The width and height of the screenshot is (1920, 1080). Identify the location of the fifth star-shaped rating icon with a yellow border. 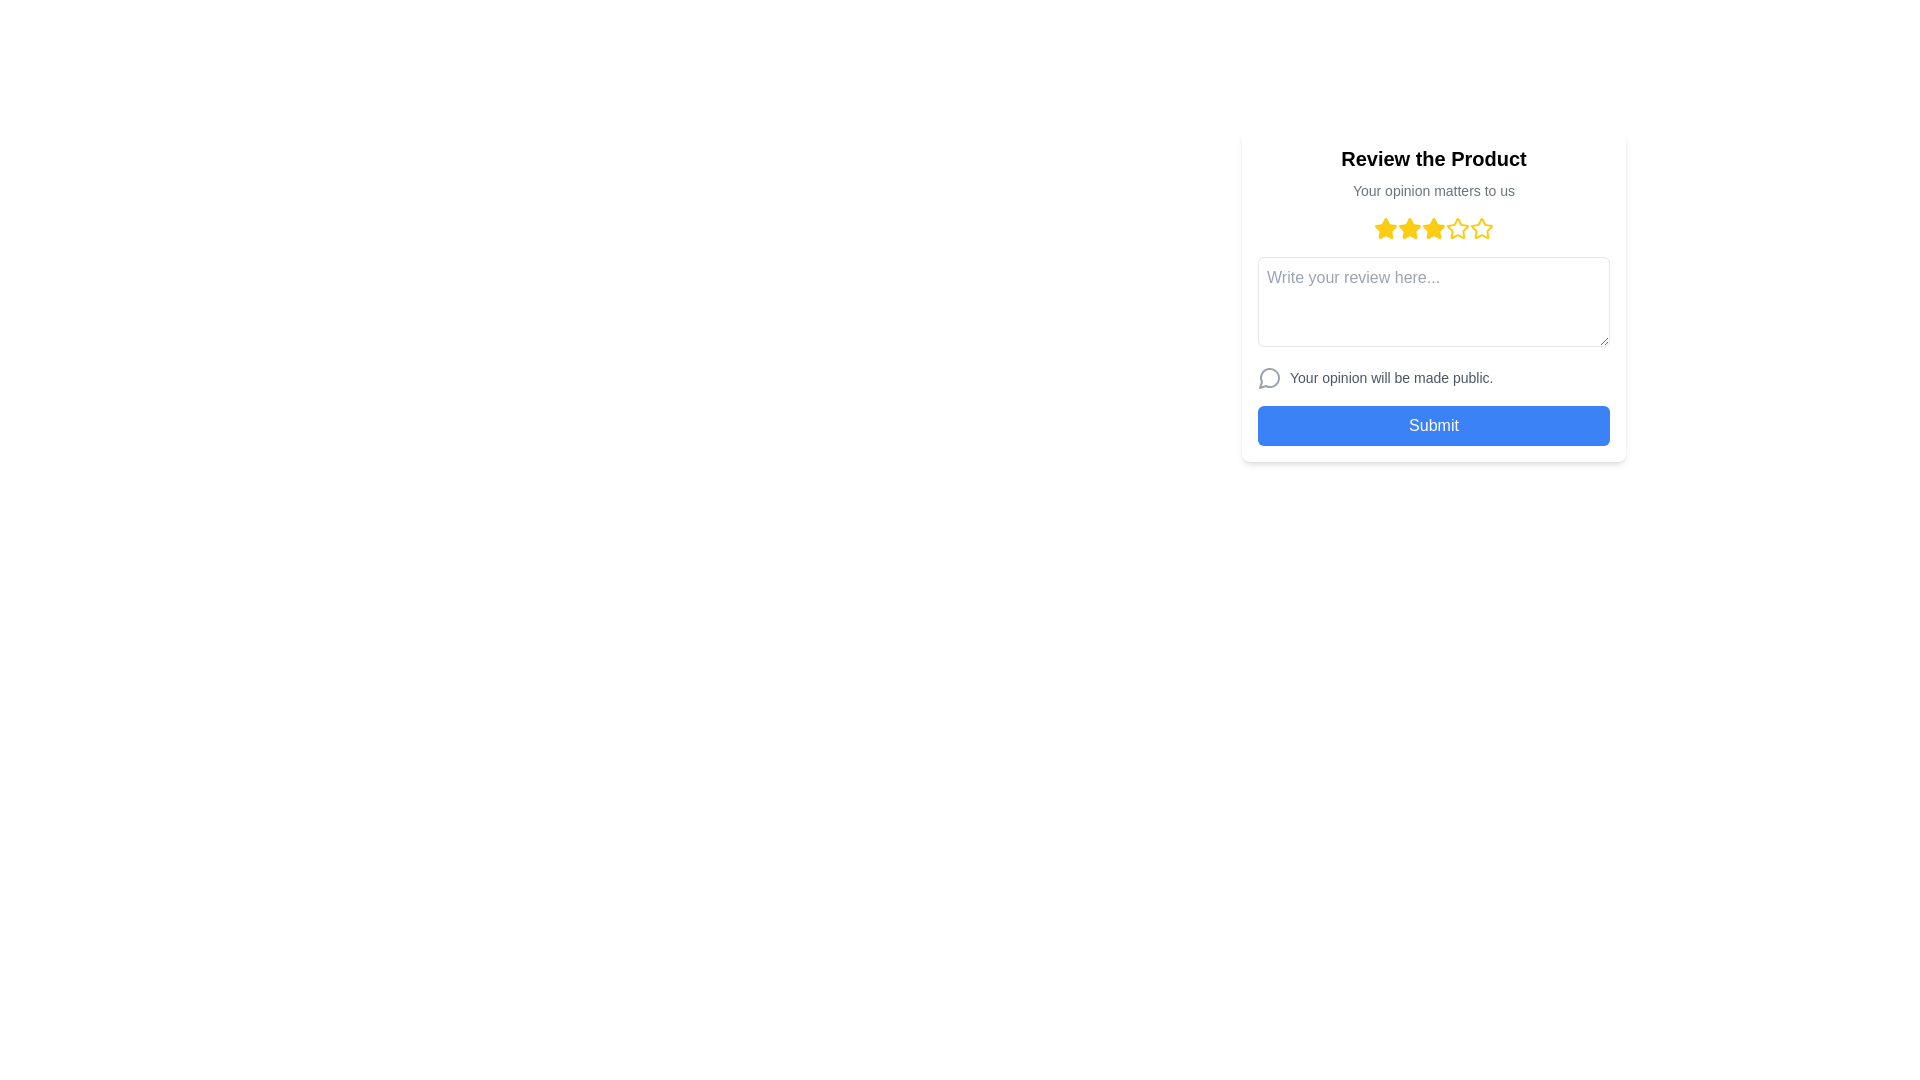
(1458, 227).